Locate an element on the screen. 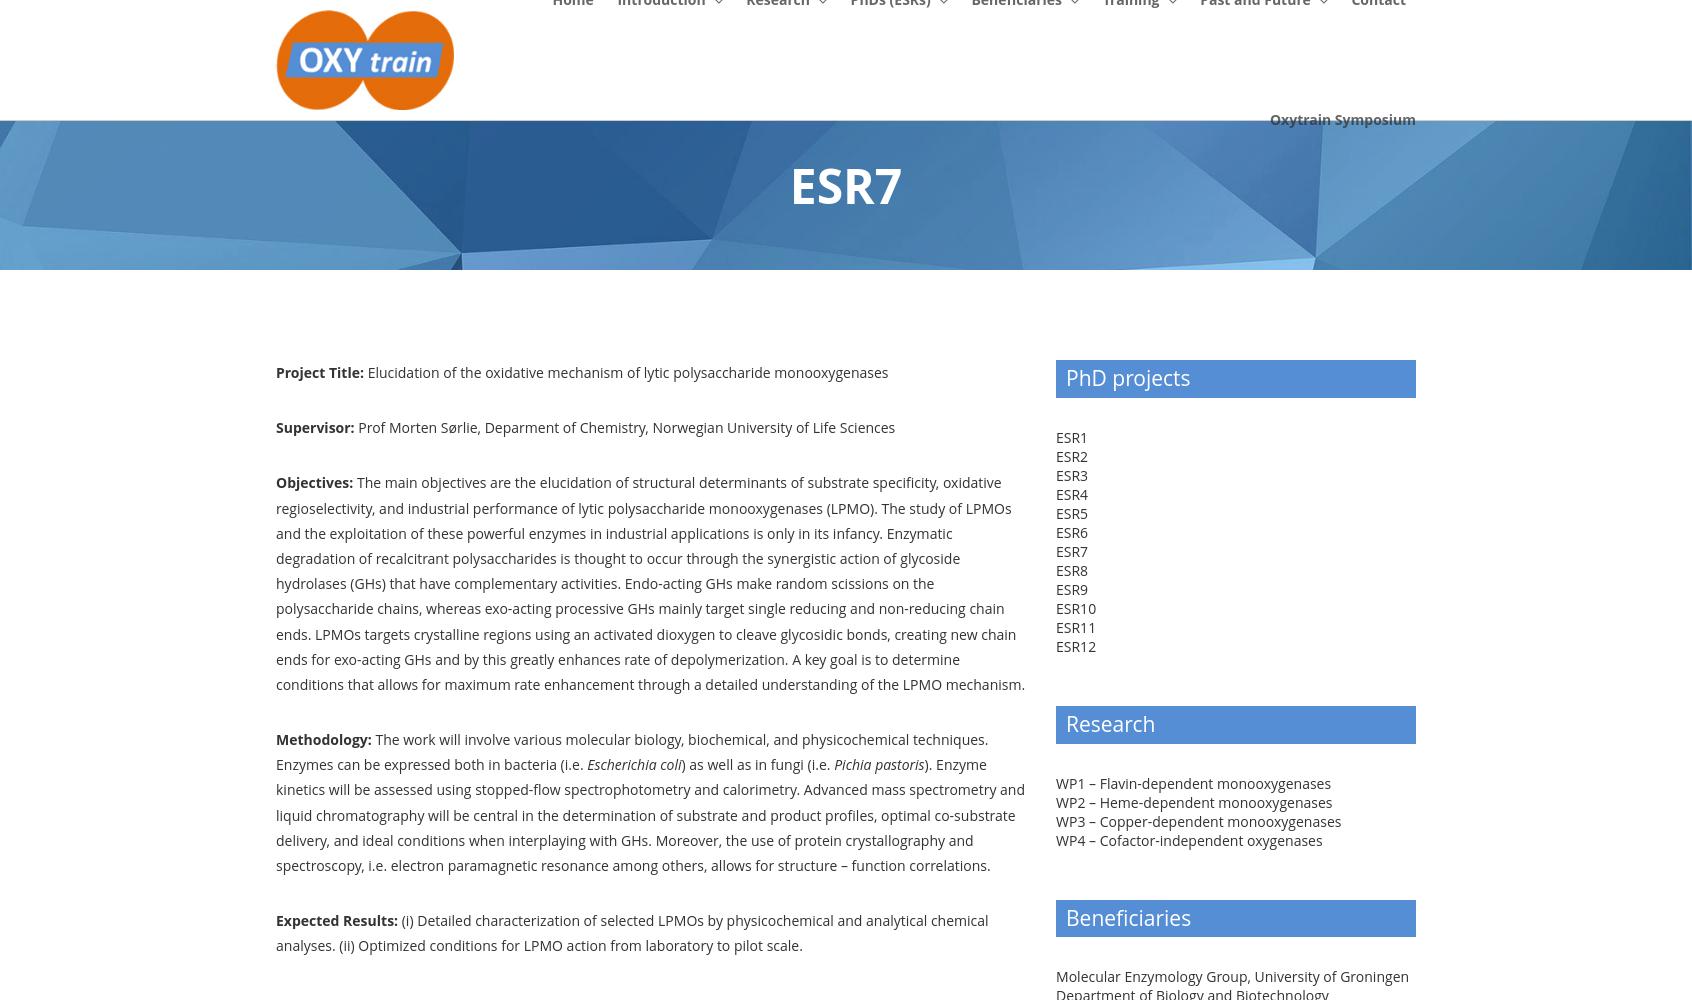 The height and width of the screenshot is (1000, 1692). 'WP3 – Copper-dependent monooxygenases' is located at coordinates (1197, 819).